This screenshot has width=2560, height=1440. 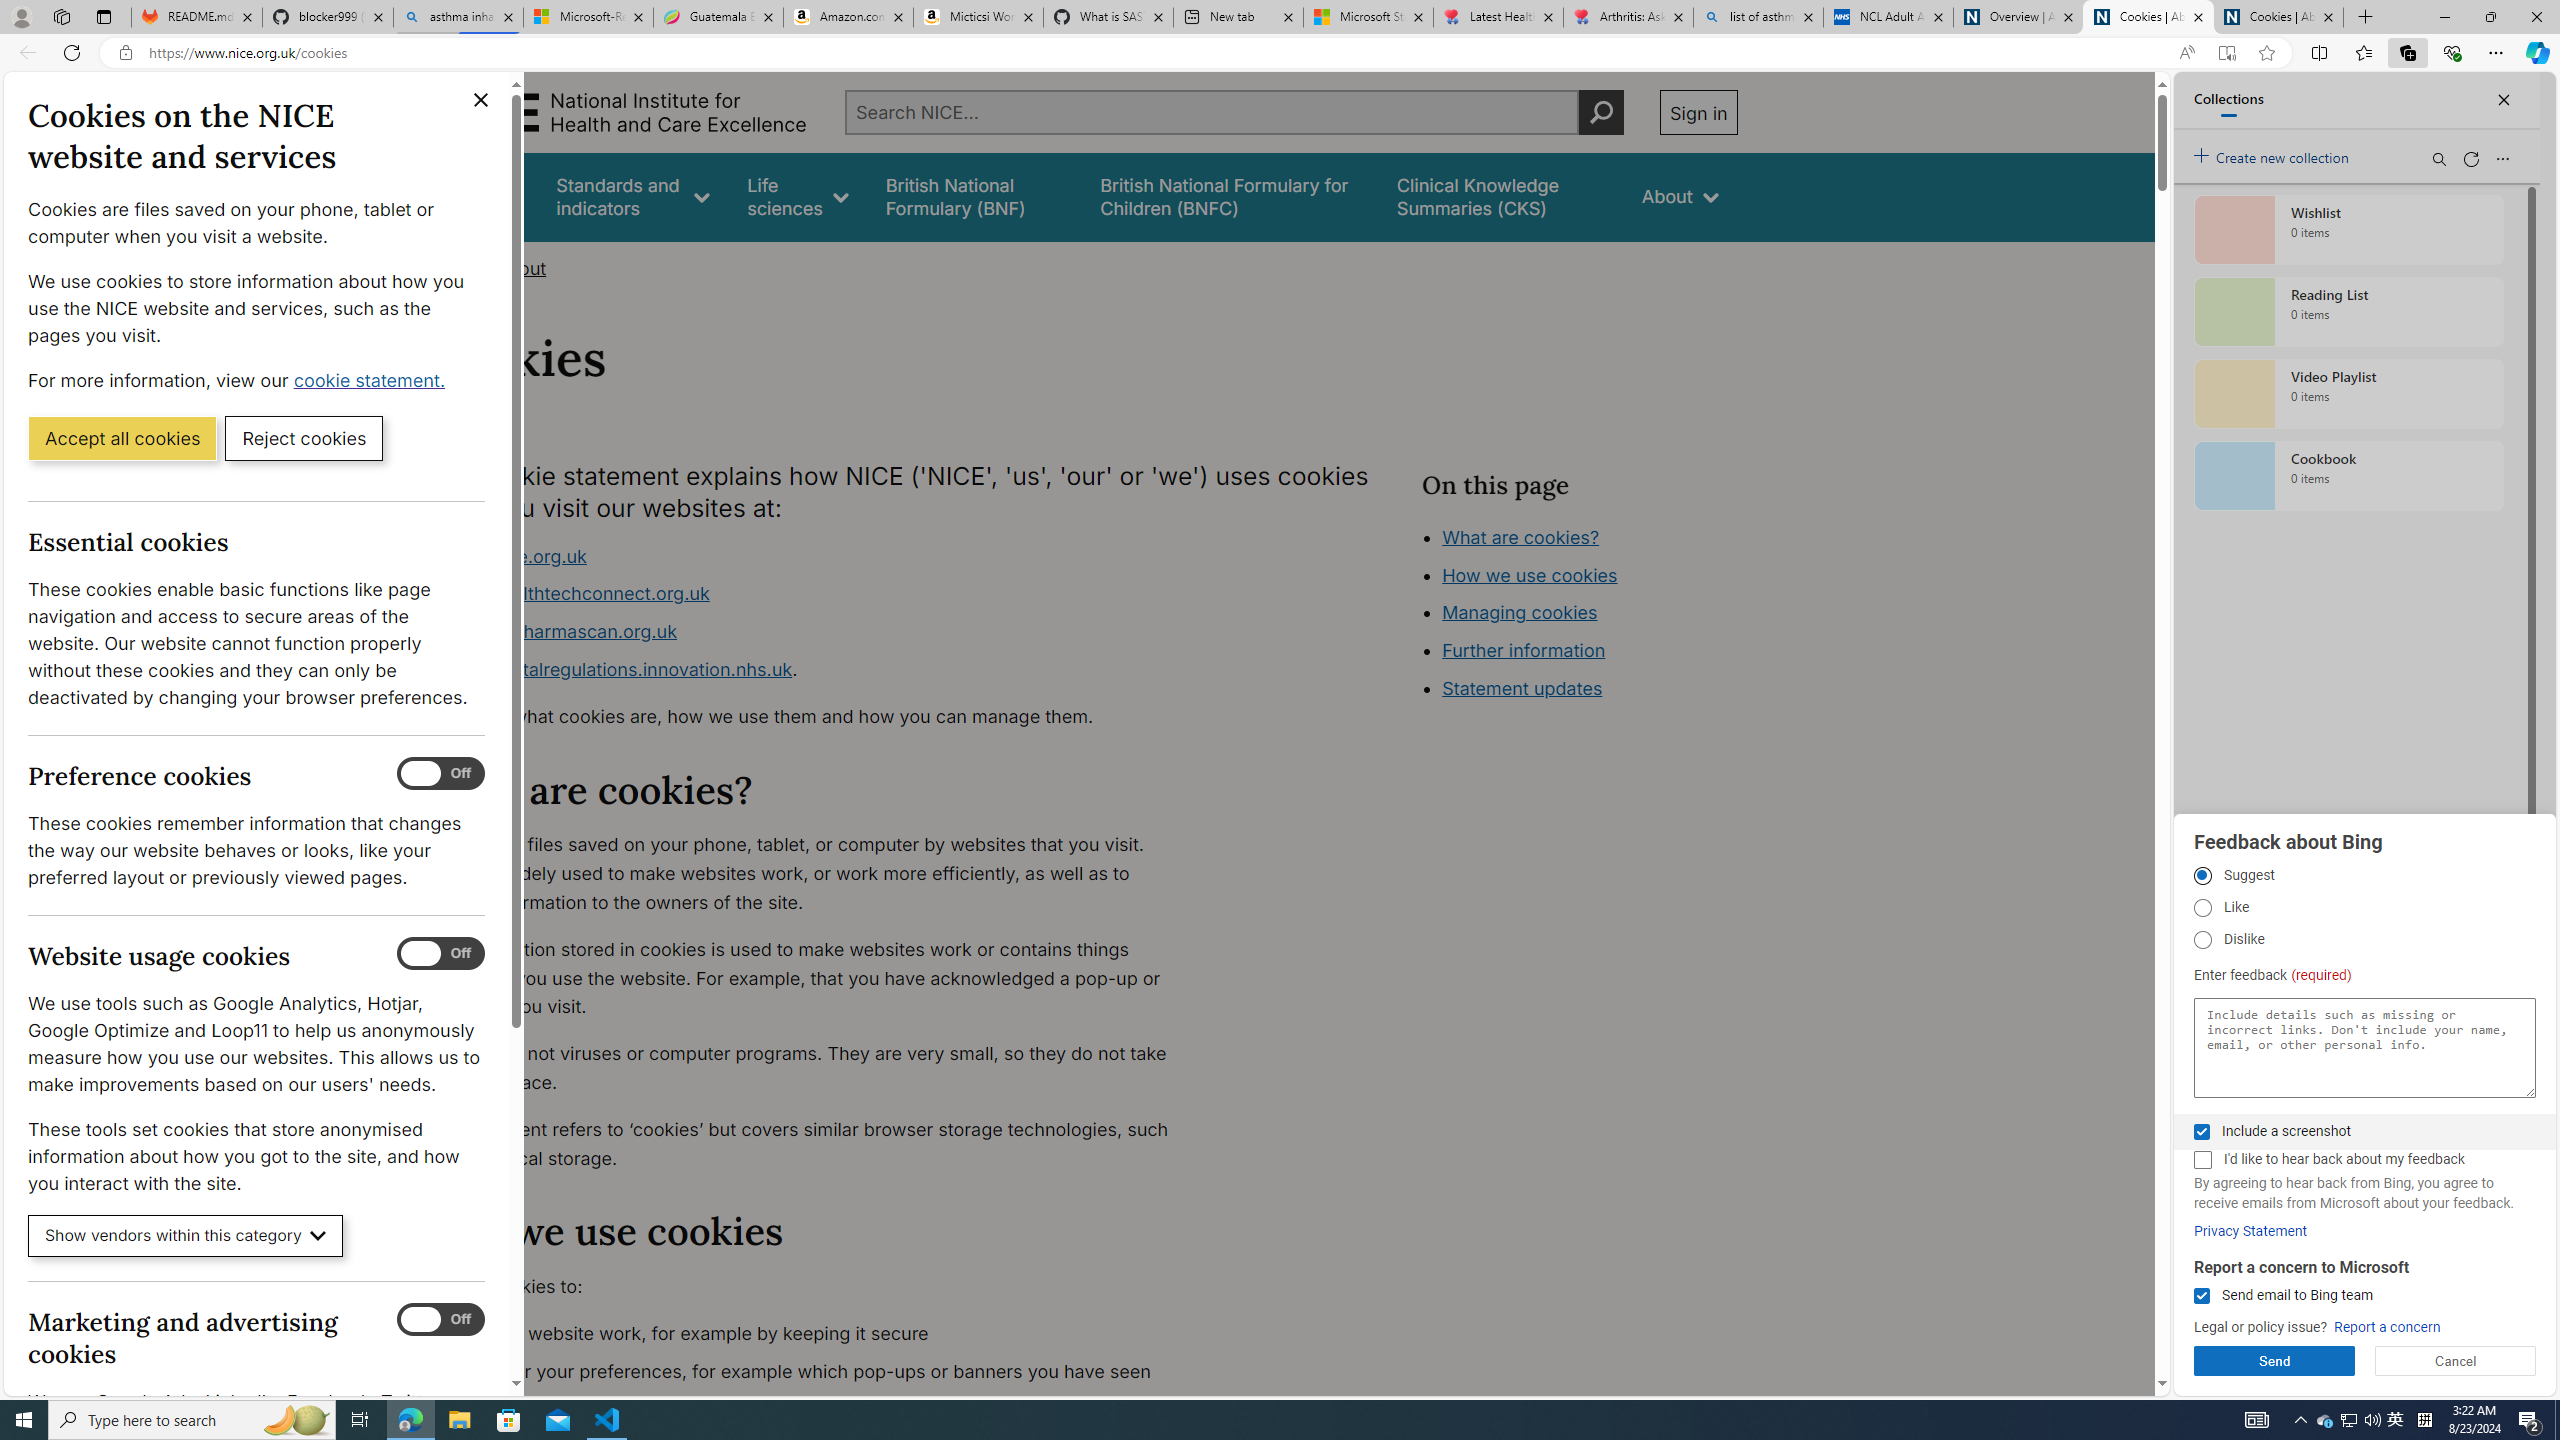 What do you see at coordinates (575, 593) in the screenshot?
I see `'www.healthtechconnect.org.uk'` at bounding box center [575, 593].